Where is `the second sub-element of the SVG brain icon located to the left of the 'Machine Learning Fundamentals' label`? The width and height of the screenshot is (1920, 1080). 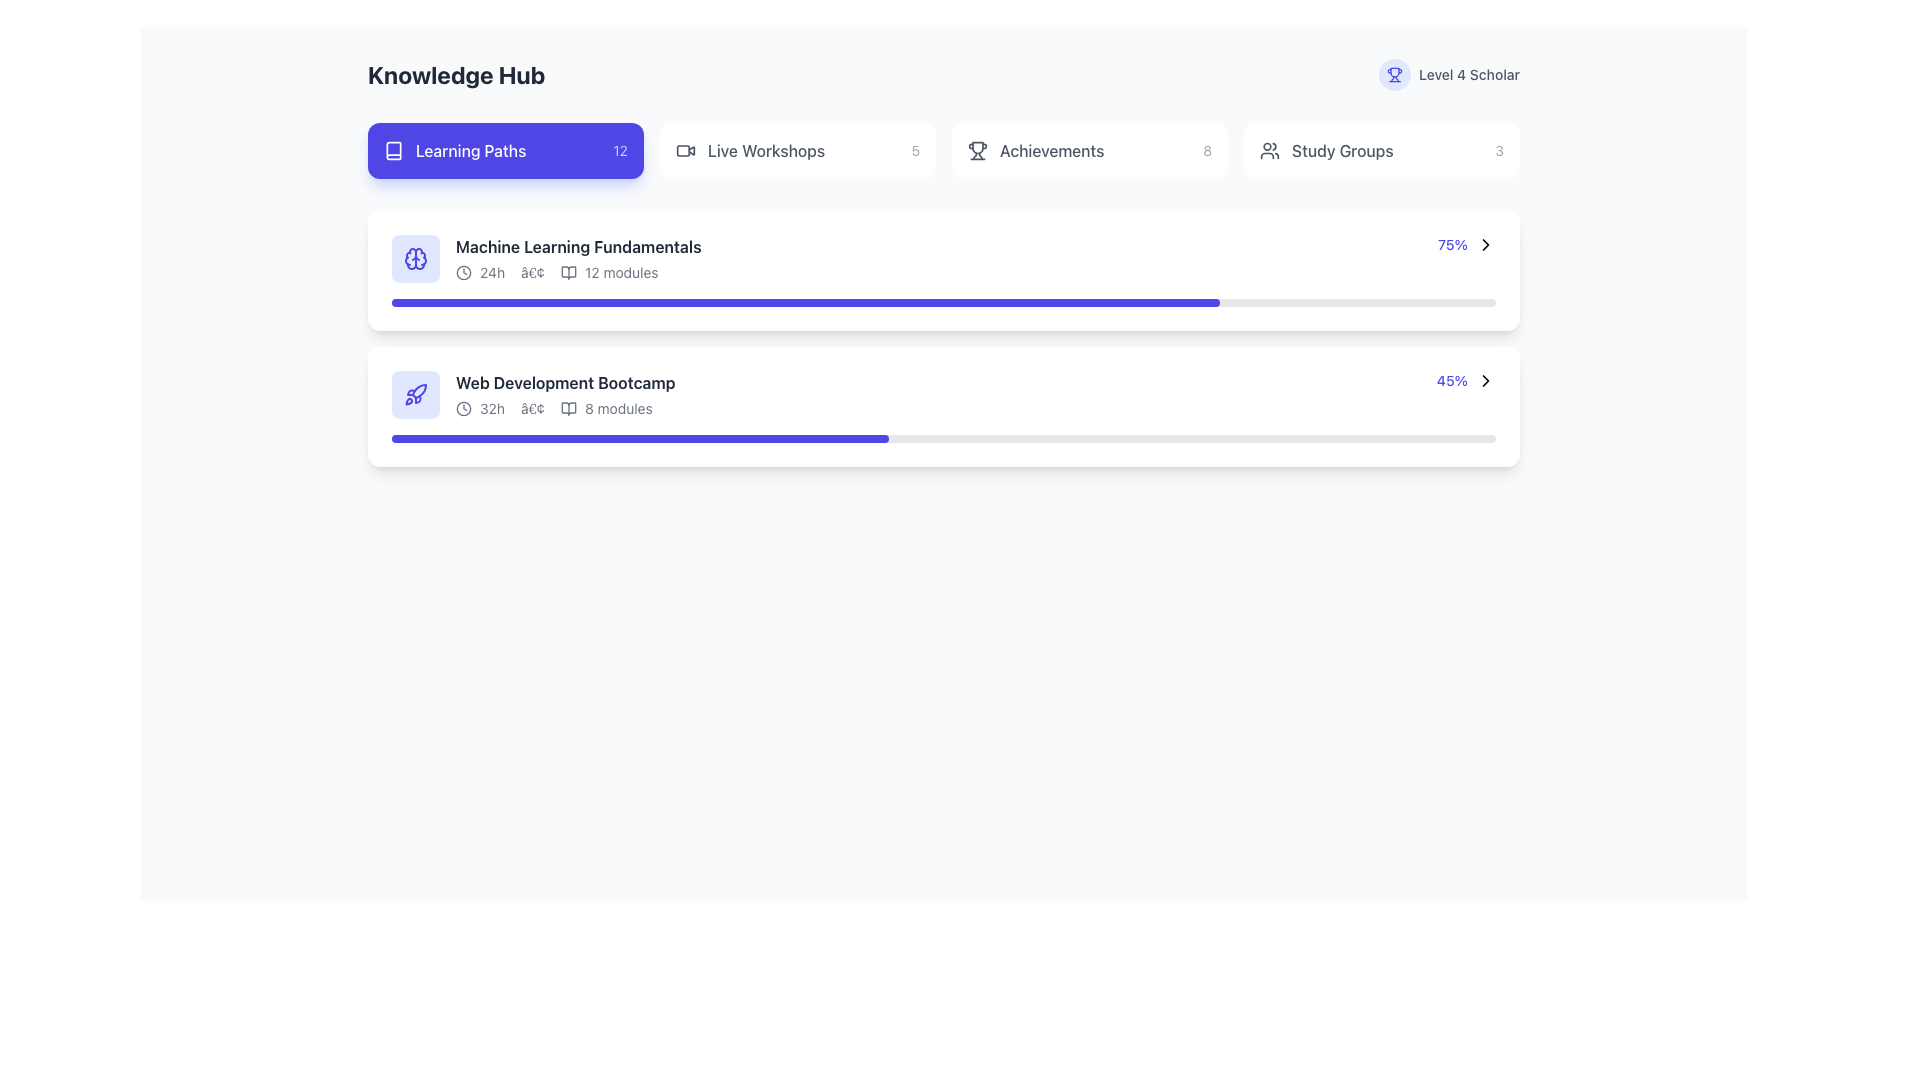
the second sub-element of the SVG brain icon located to the left of the 'Machine Learning Fundamentals' label is located at coordinates (420, 257).